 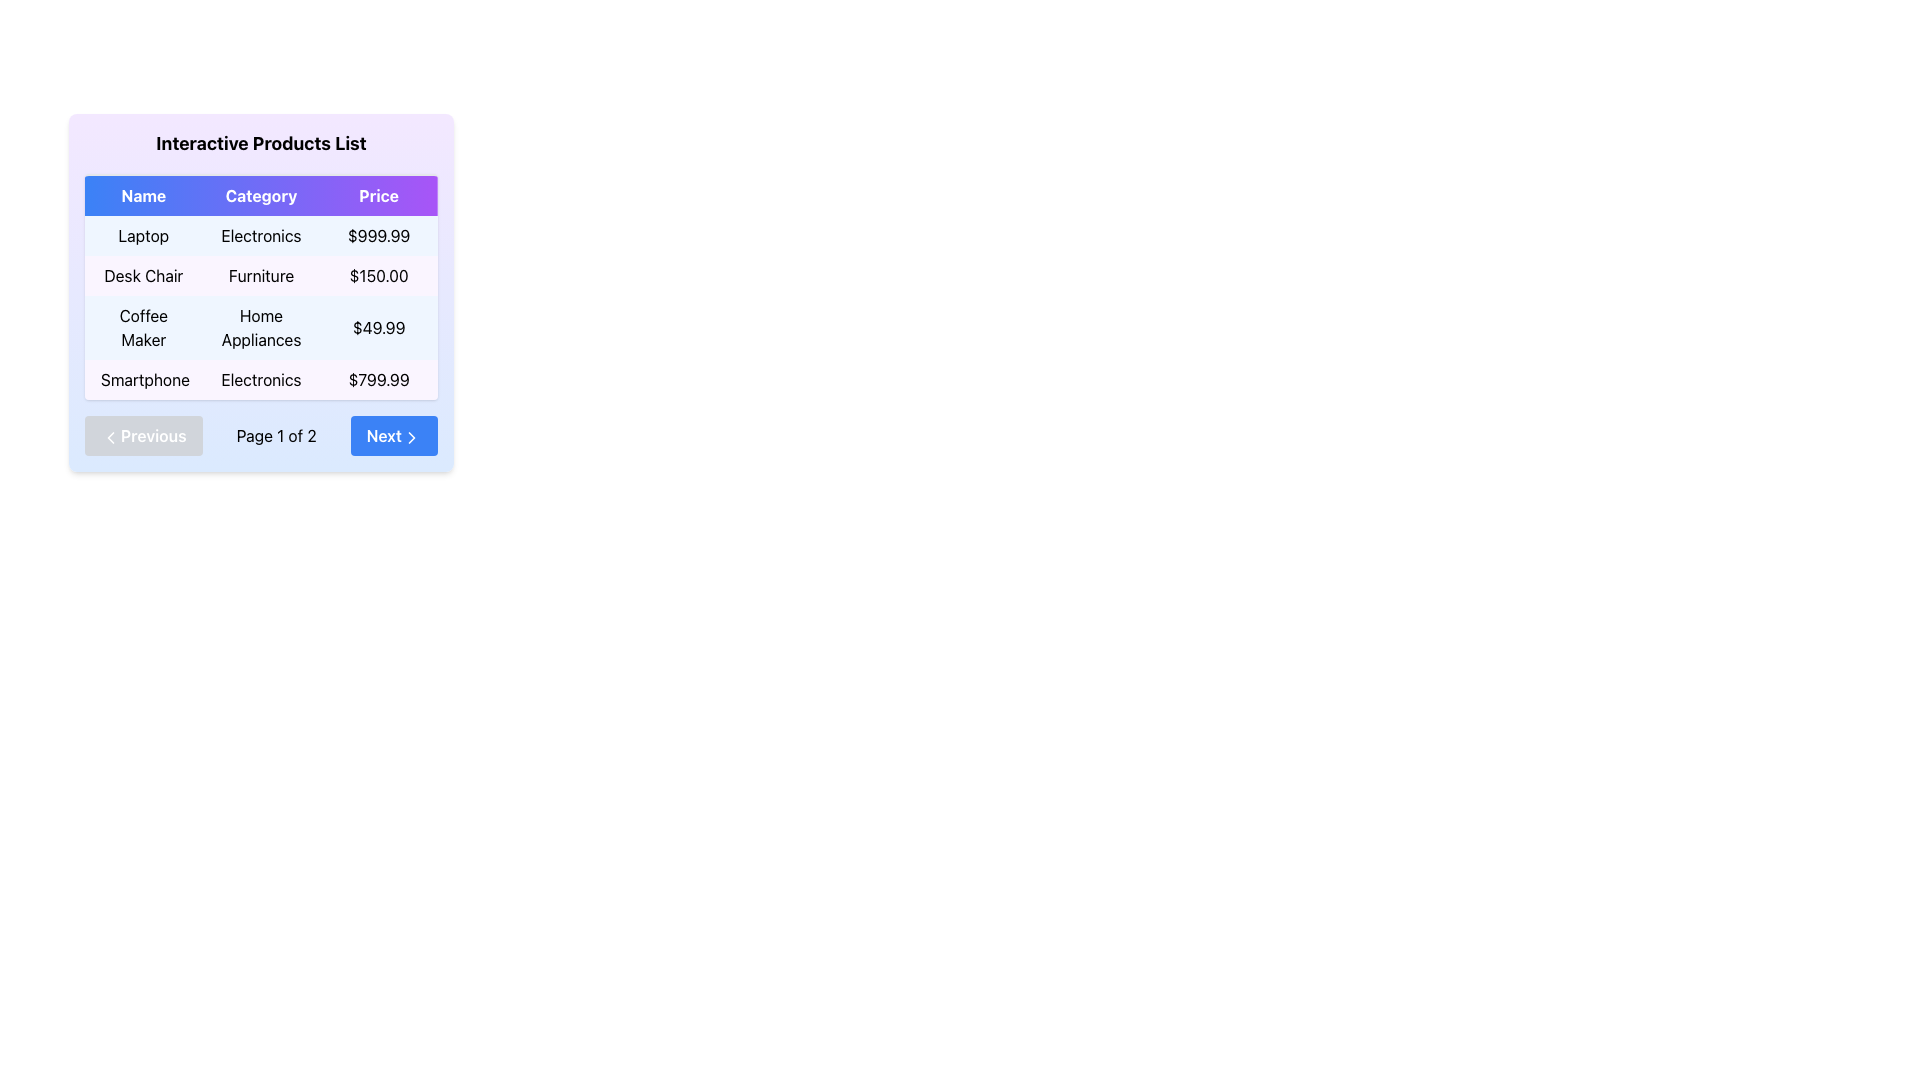 What do you see at coordinates (142, 276) in the screenshot?
I see `the static text label displaying 'Desk Chair' located in the second row under the 'Name' column of the table` at bounding box center [142, 276].